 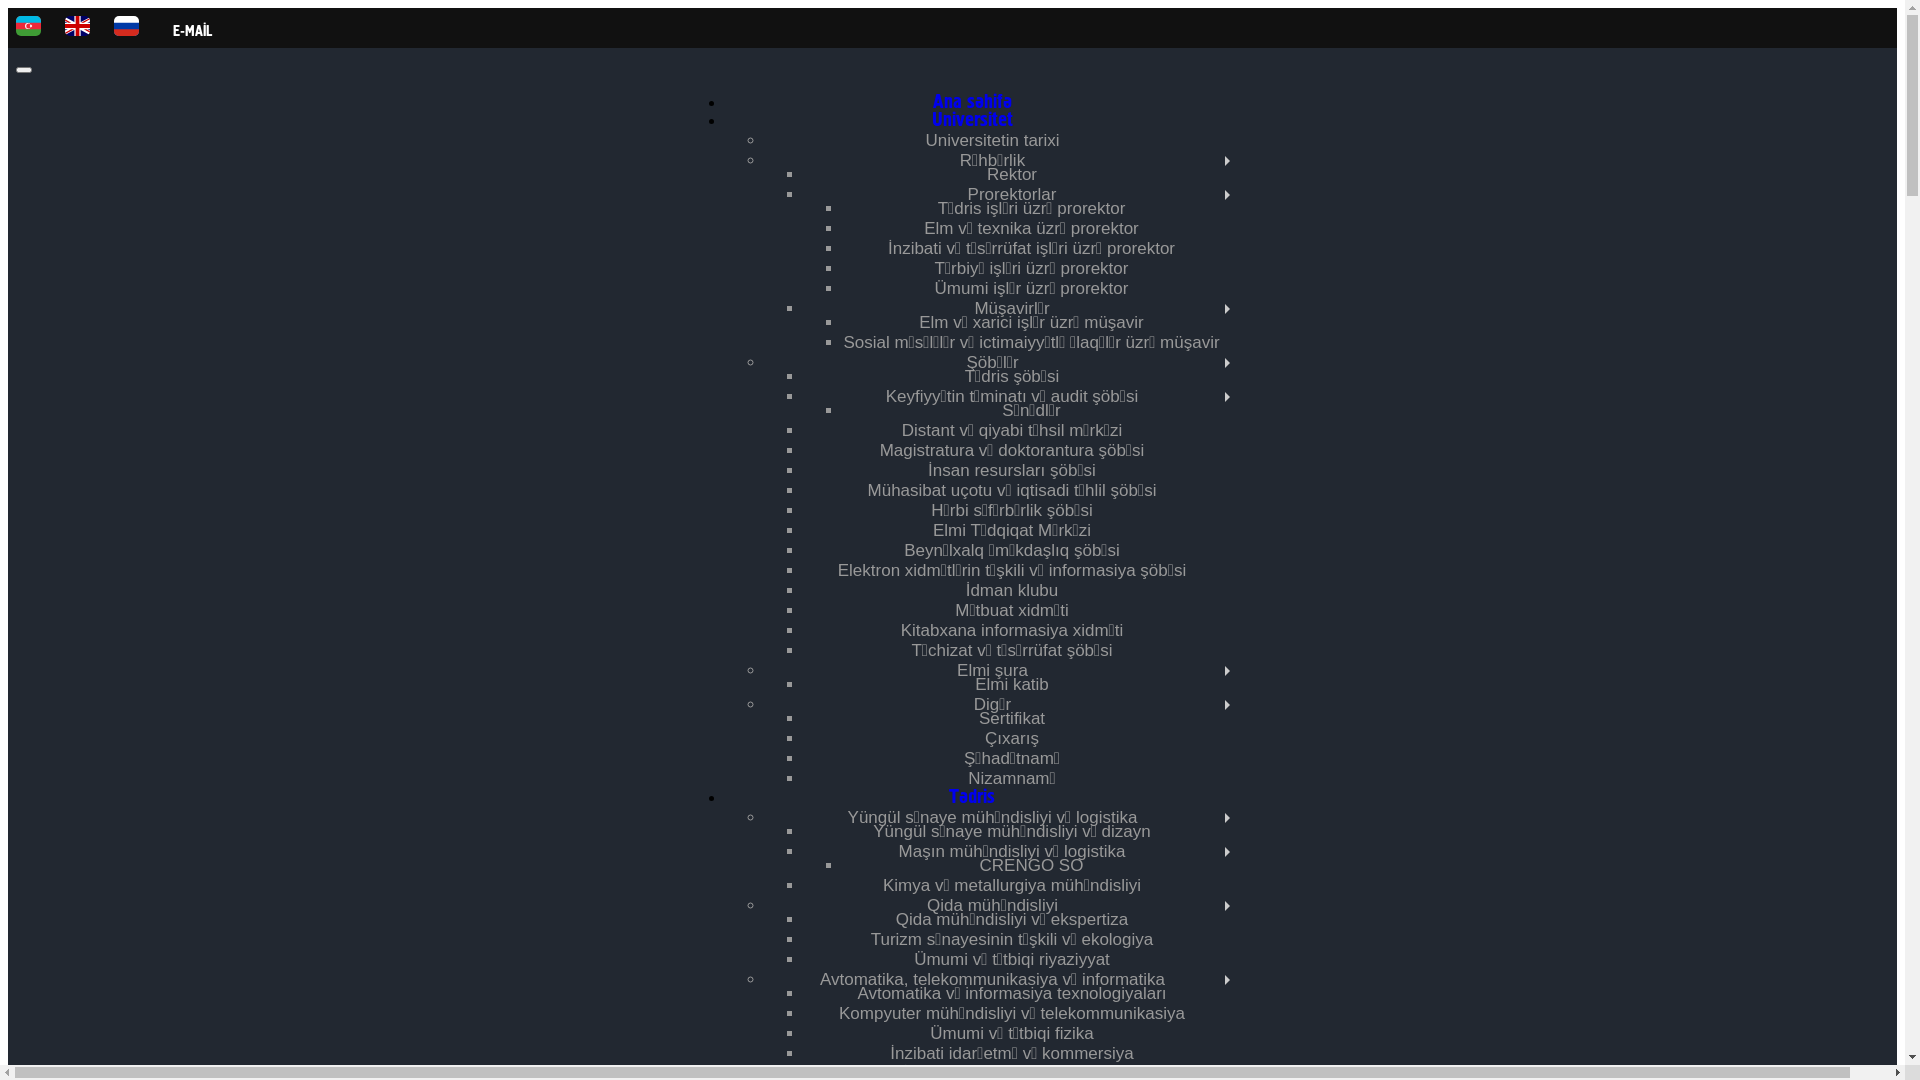 I want to click on 'Universitet', so click(x=972, y=120).